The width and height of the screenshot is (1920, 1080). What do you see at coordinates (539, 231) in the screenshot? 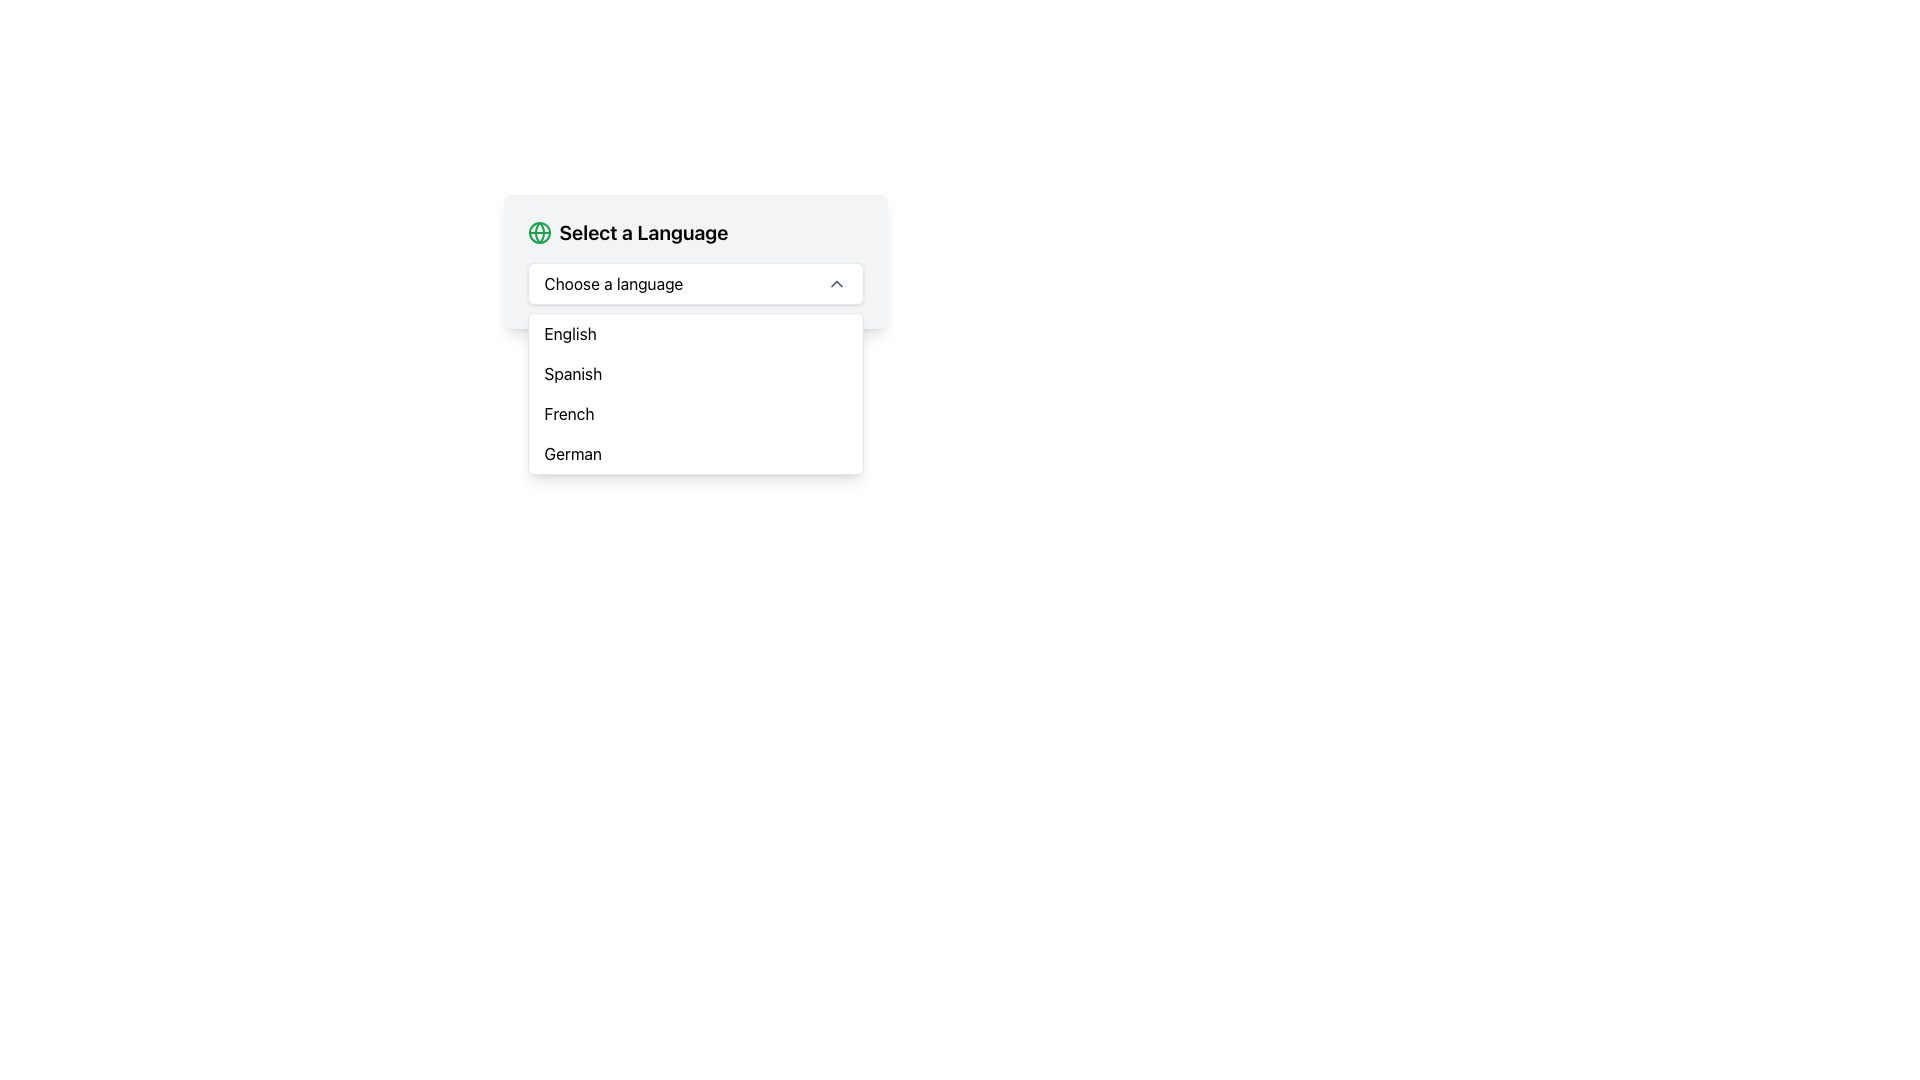
I see `the globe icon which represents languages or global settings, located to the left of the 'Select a Language' text in the upper portion of the interface` at bounding box center [539, 231].